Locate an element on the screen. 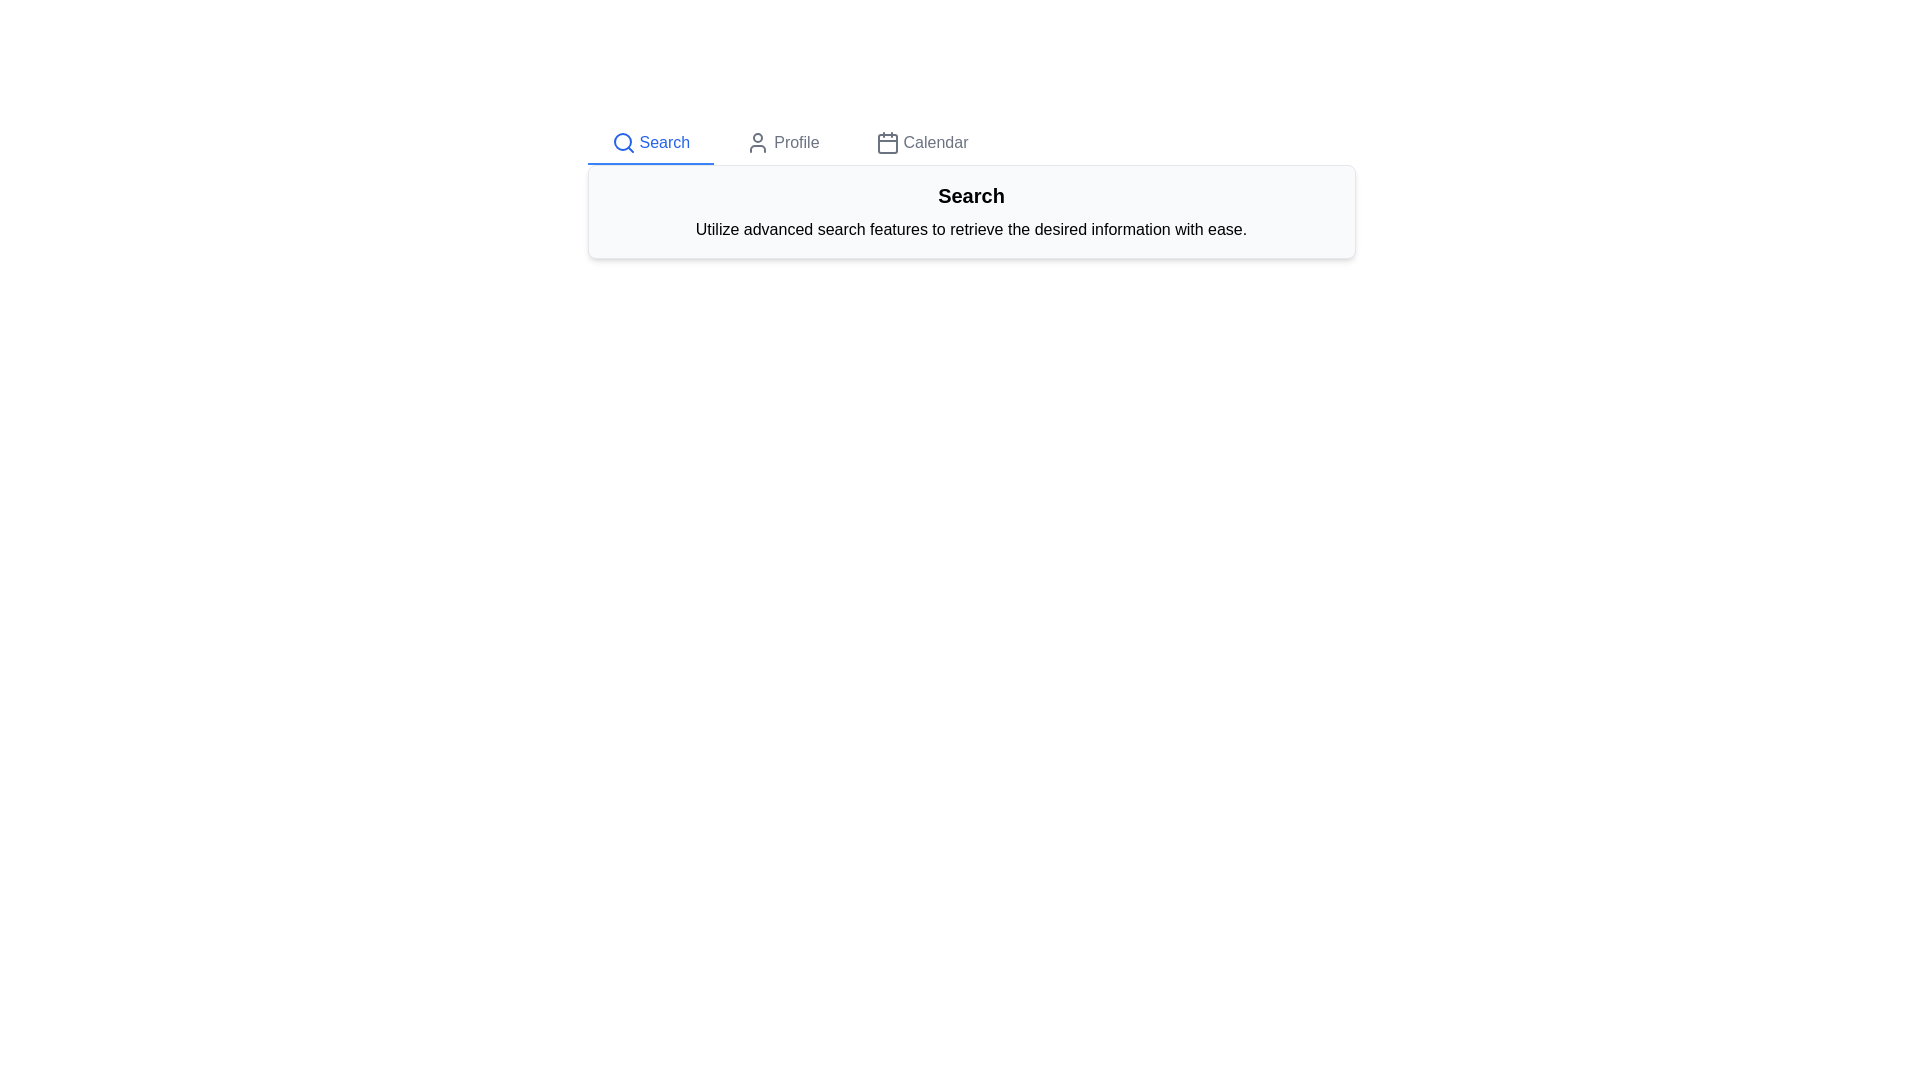 The image size is (1920, 1080). the Profile tab to view its content is located at coordinates (781, 142).